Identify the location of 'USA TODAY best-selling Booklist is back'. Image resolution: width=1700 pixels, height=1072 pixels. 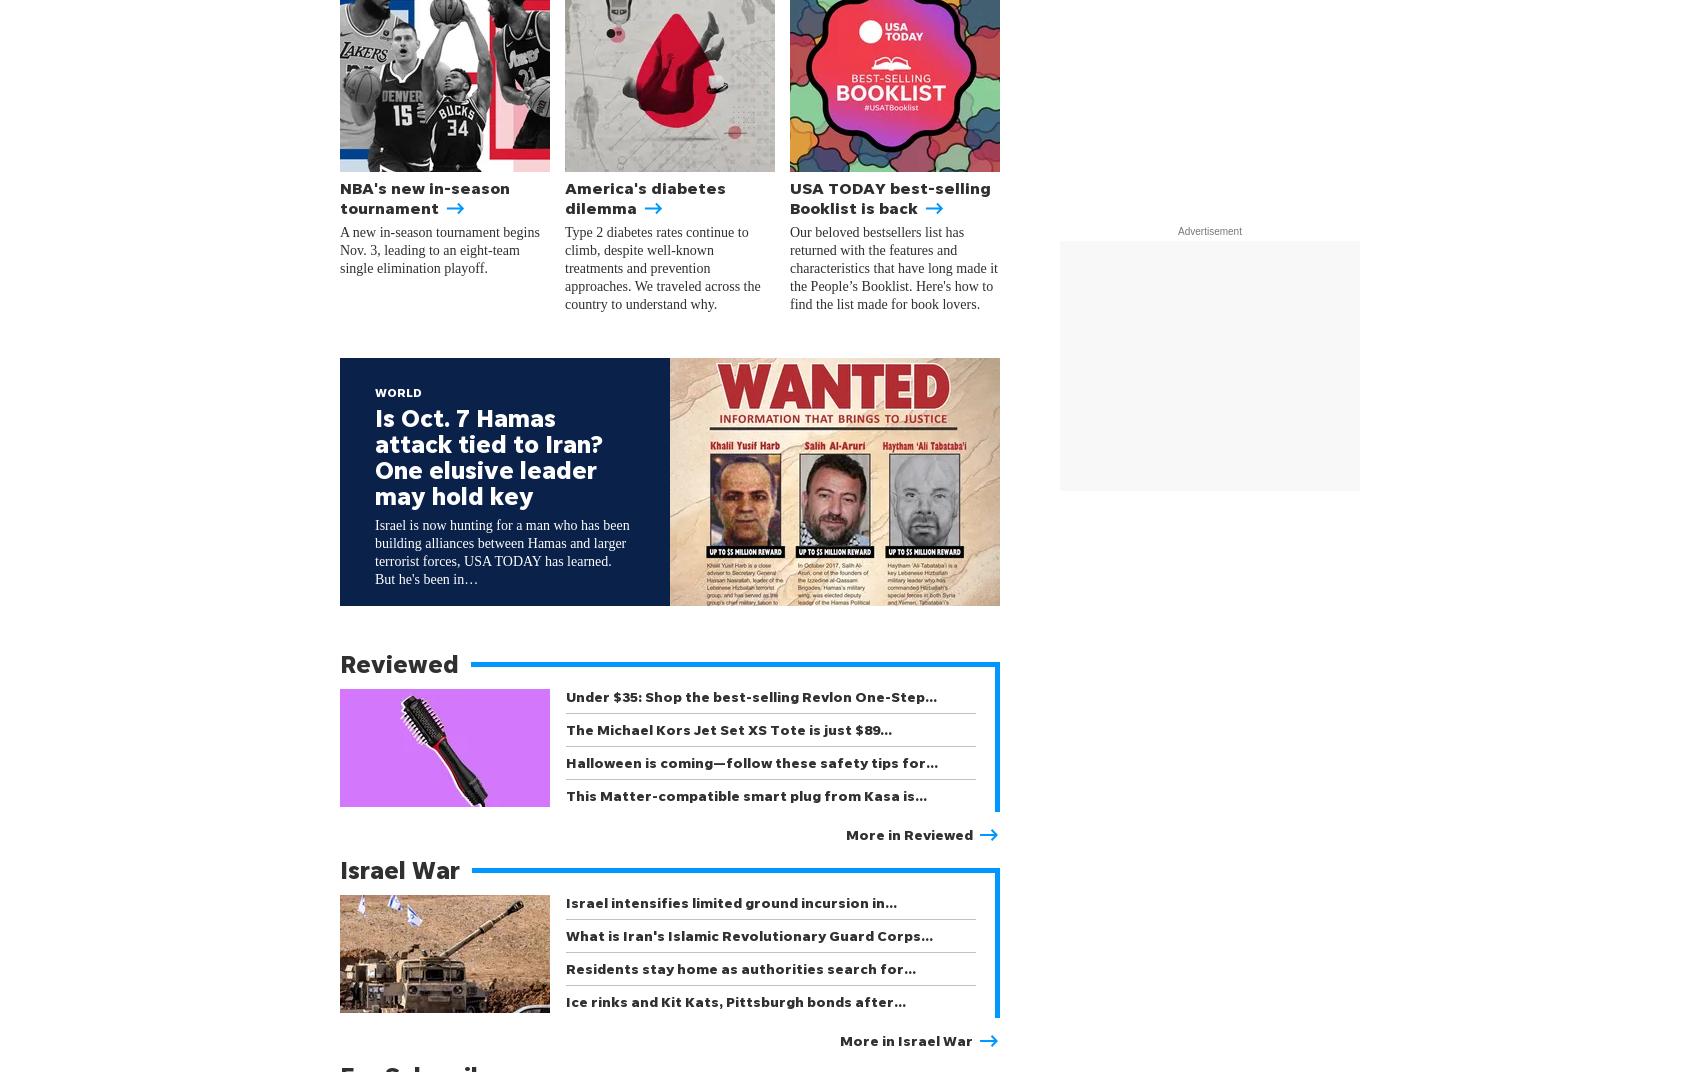
(890, 196).